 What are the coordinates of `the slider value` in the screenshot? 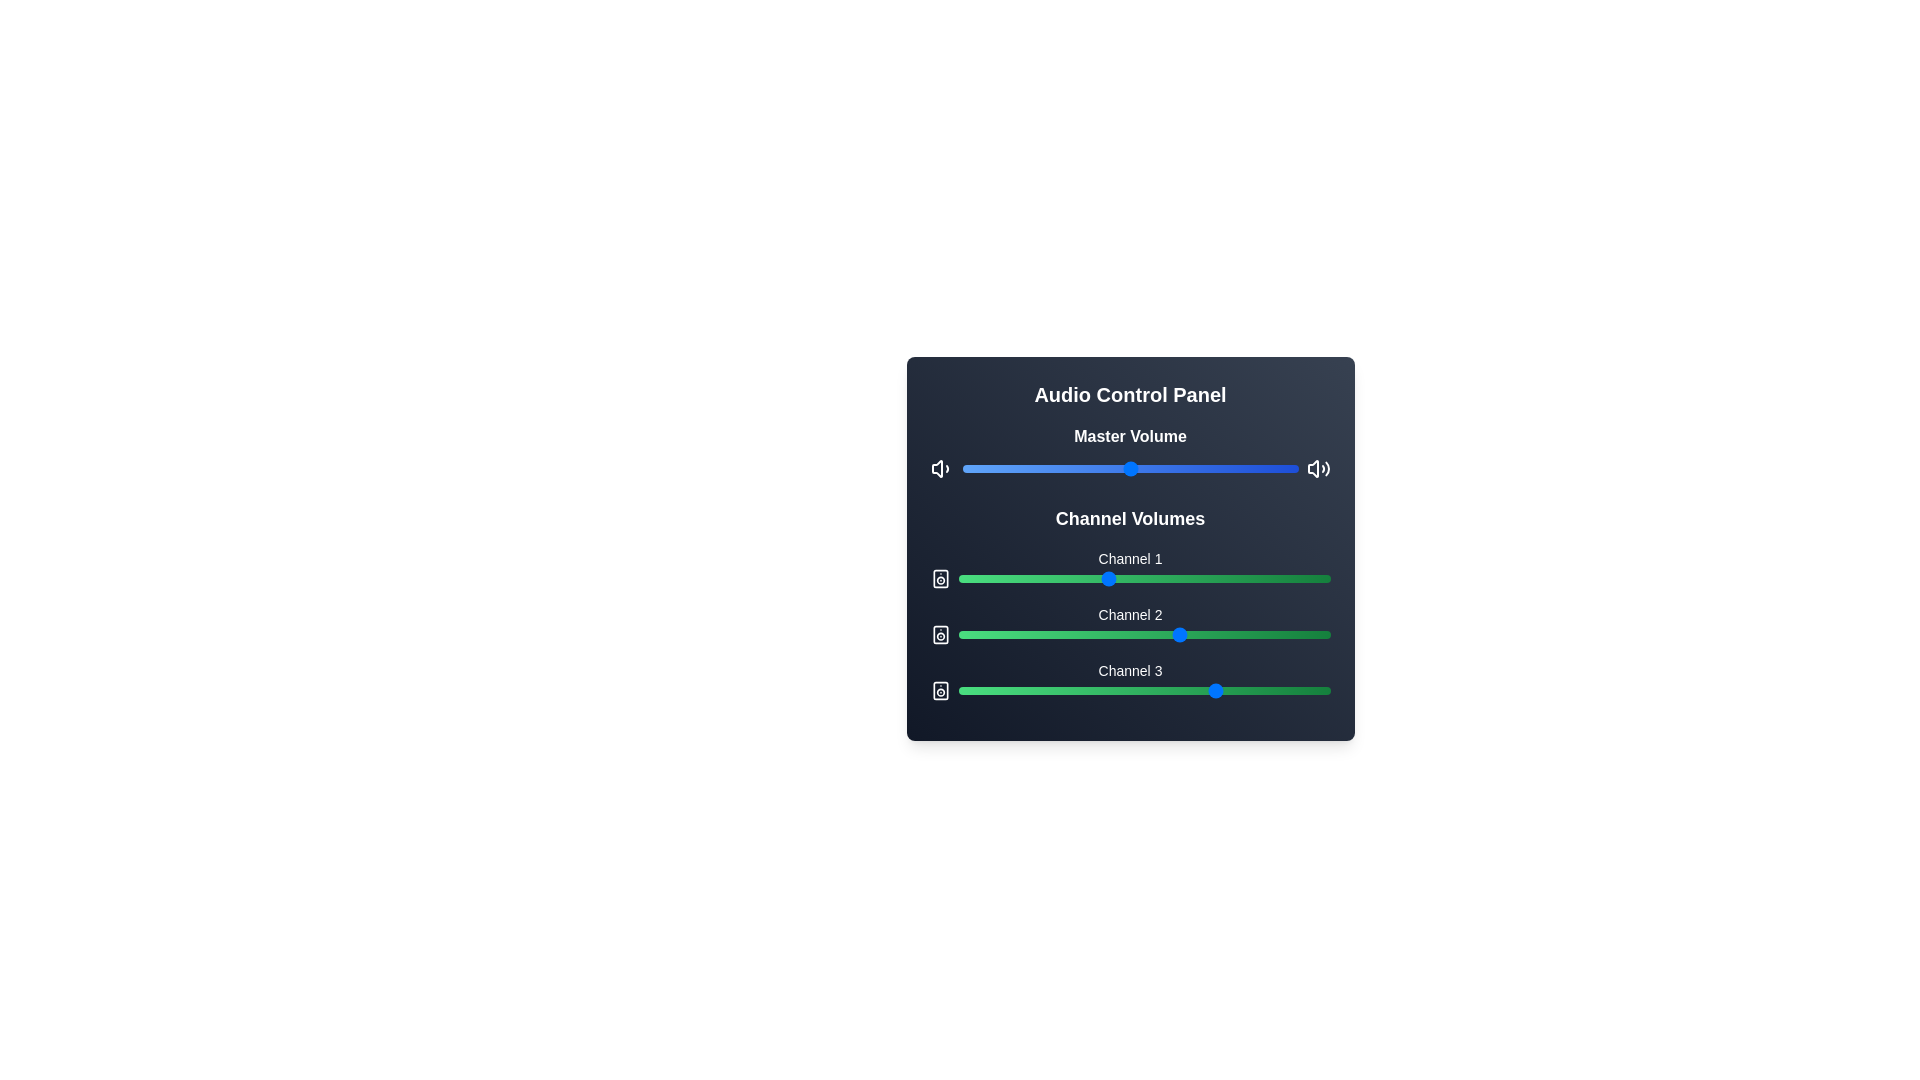 It's located at (1326, 578).